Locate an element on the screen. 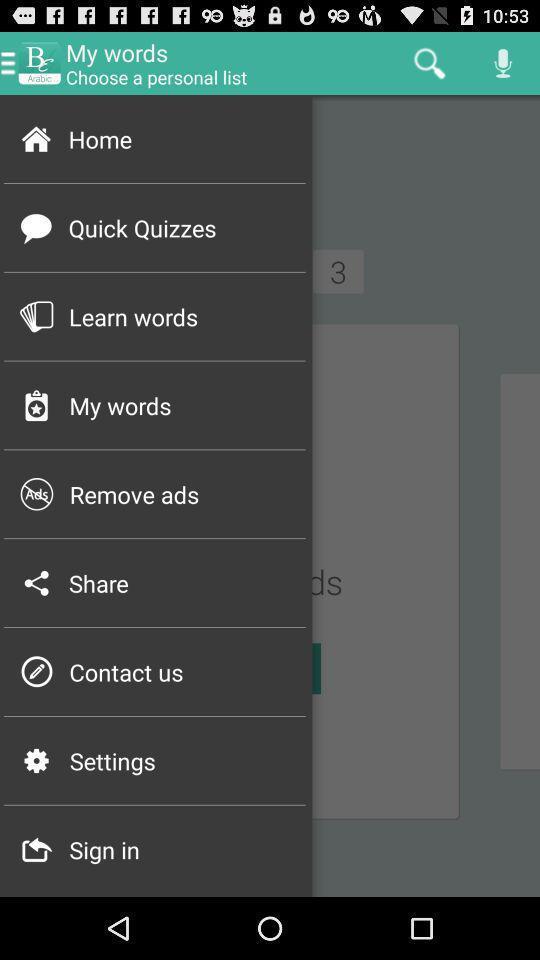 The image size is (540, 960). the voice recorder button is located at coordinates (502, 63).